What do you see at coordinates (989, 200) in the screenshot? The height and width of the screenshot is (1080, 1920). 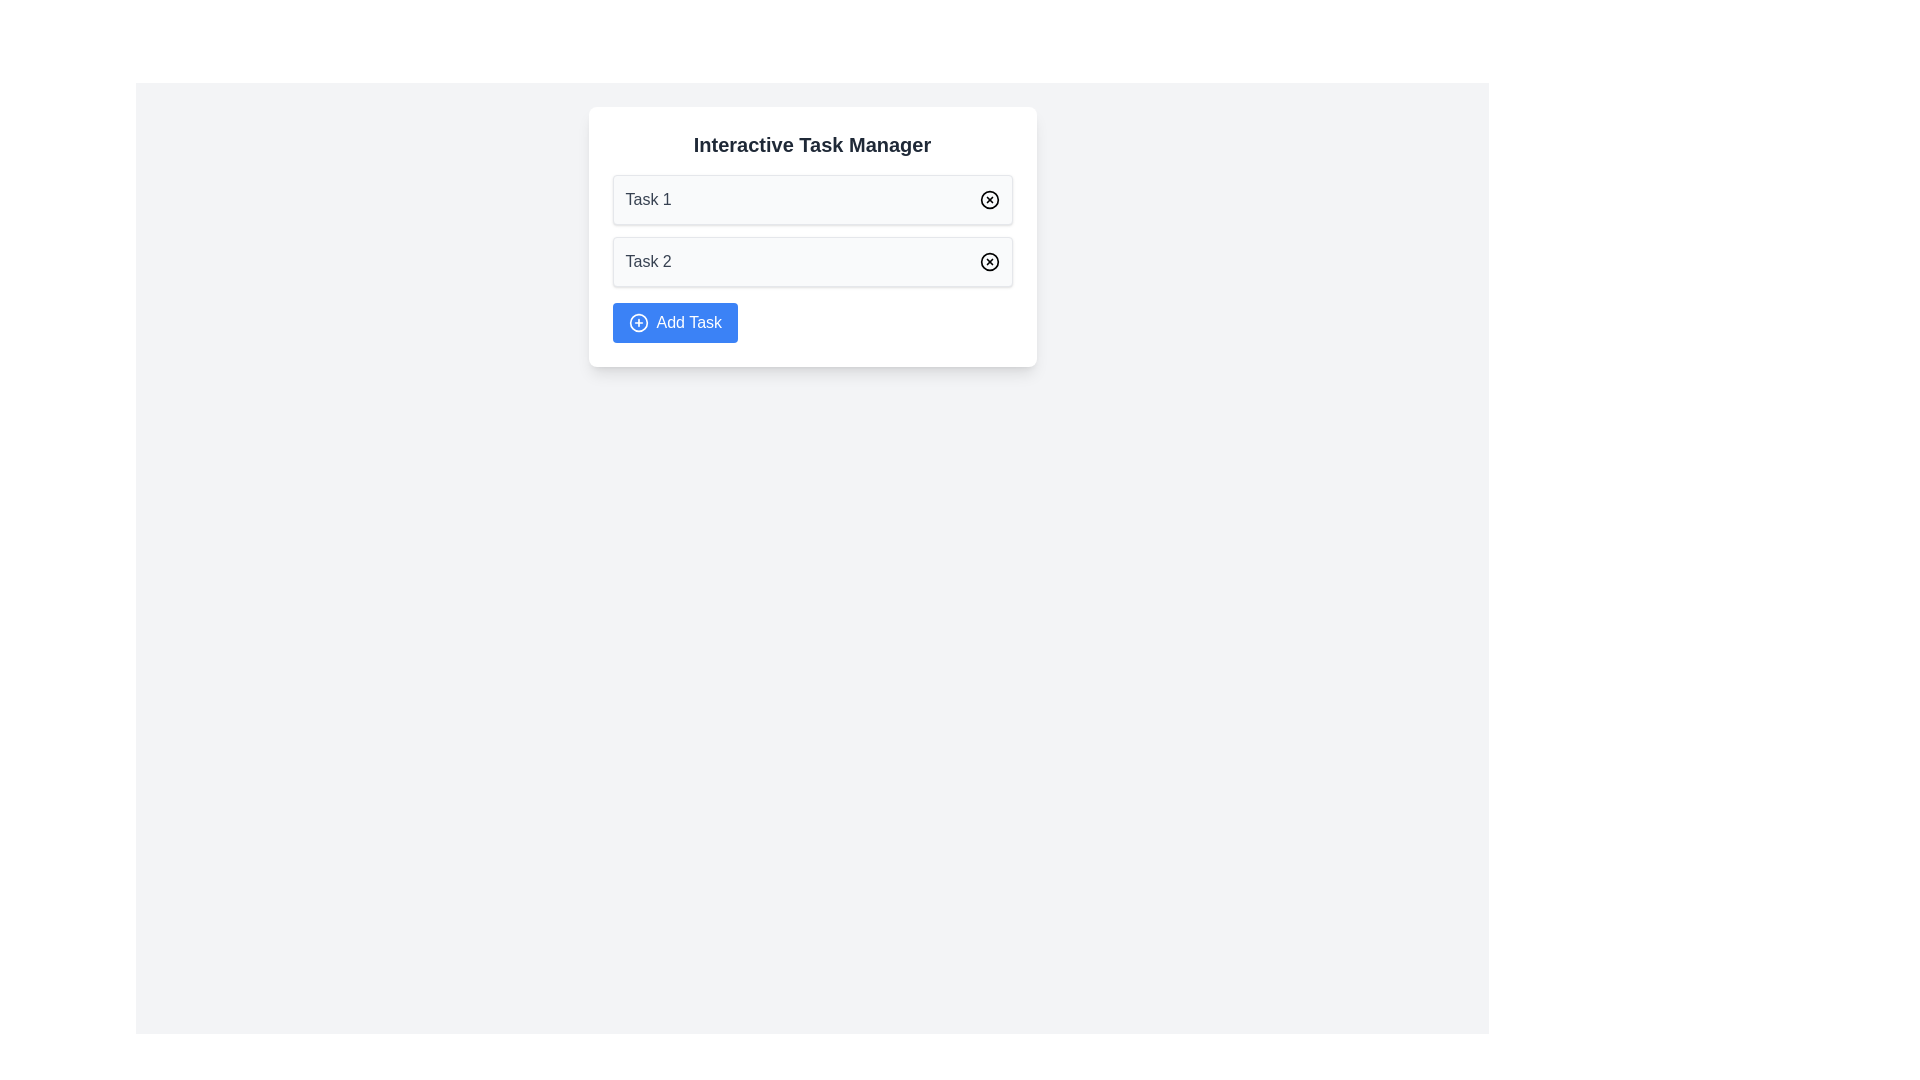 I see `the SVG circular graphical element representing an action related to task management for 'Task 1', located on the right side of the text field` at bounding box center [989, 200].